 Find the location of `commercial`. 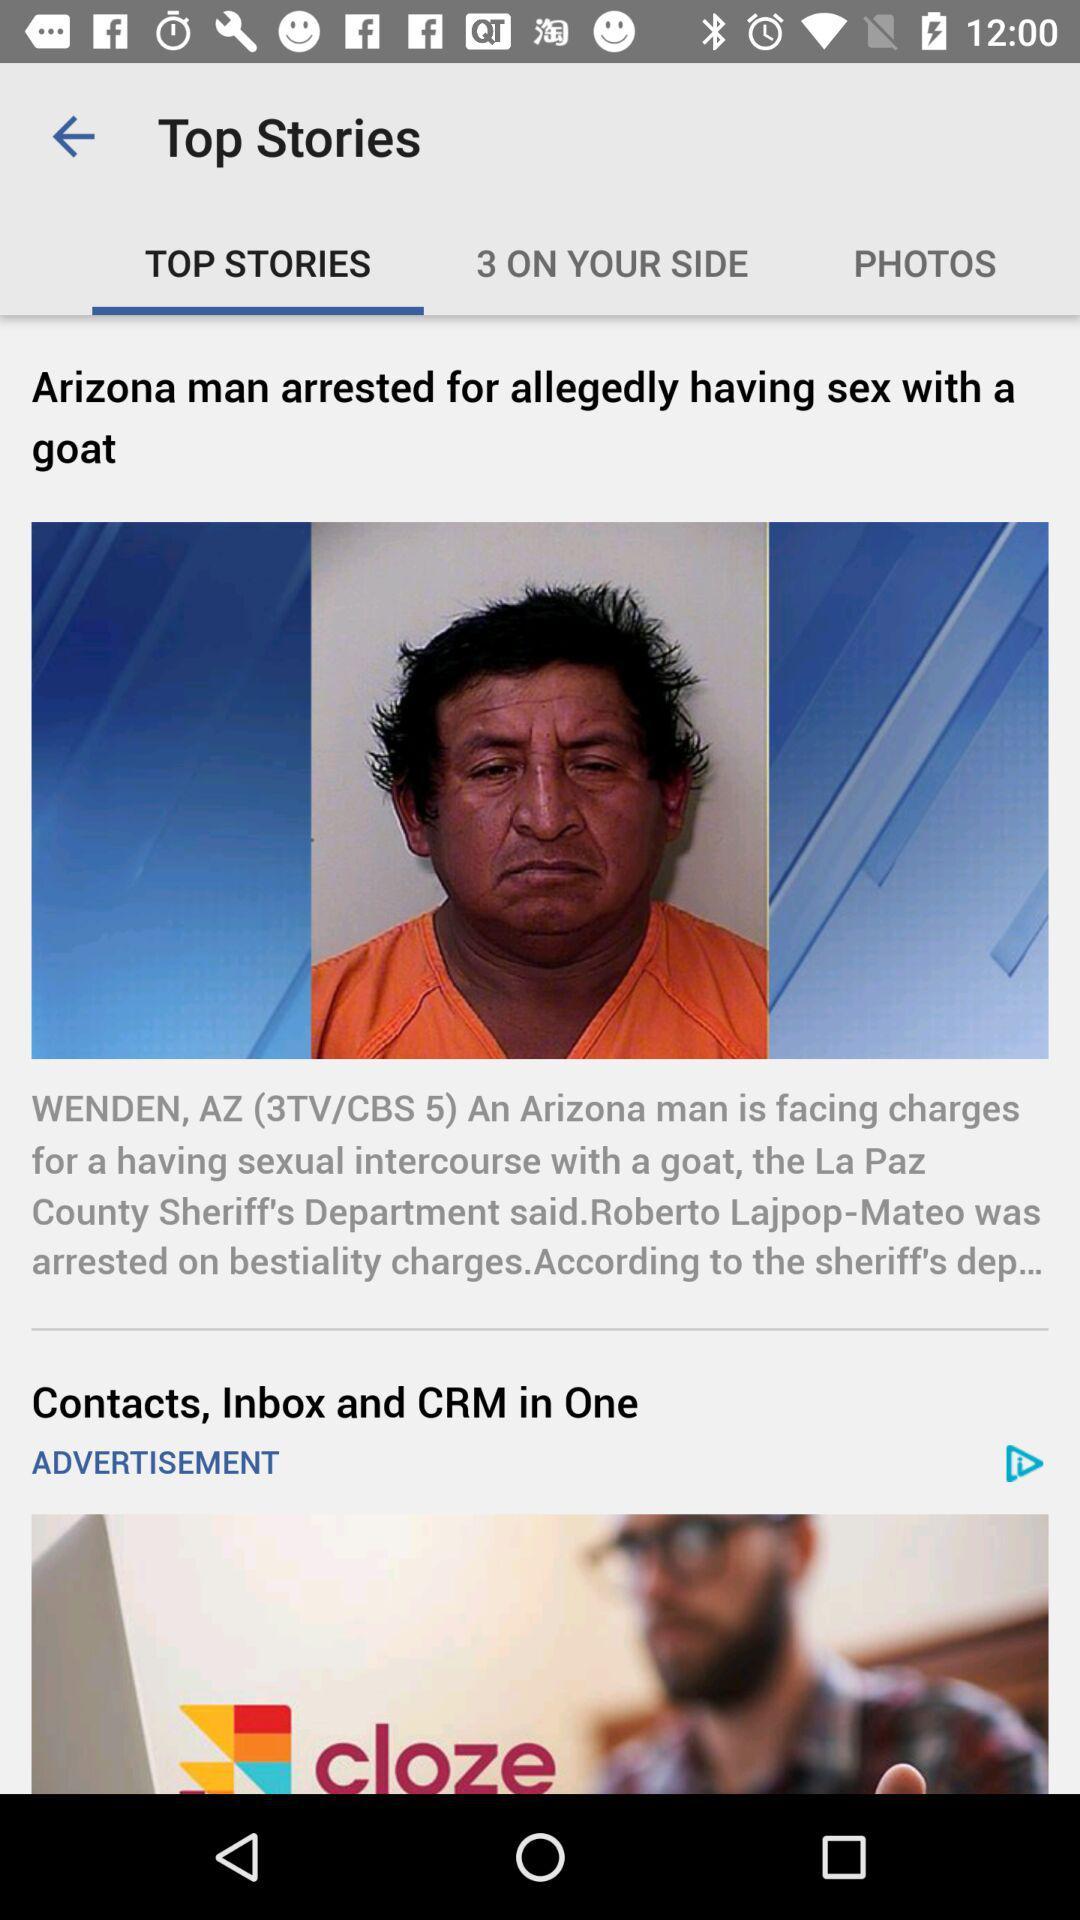

commercial is located at coordinates (540, 1654).